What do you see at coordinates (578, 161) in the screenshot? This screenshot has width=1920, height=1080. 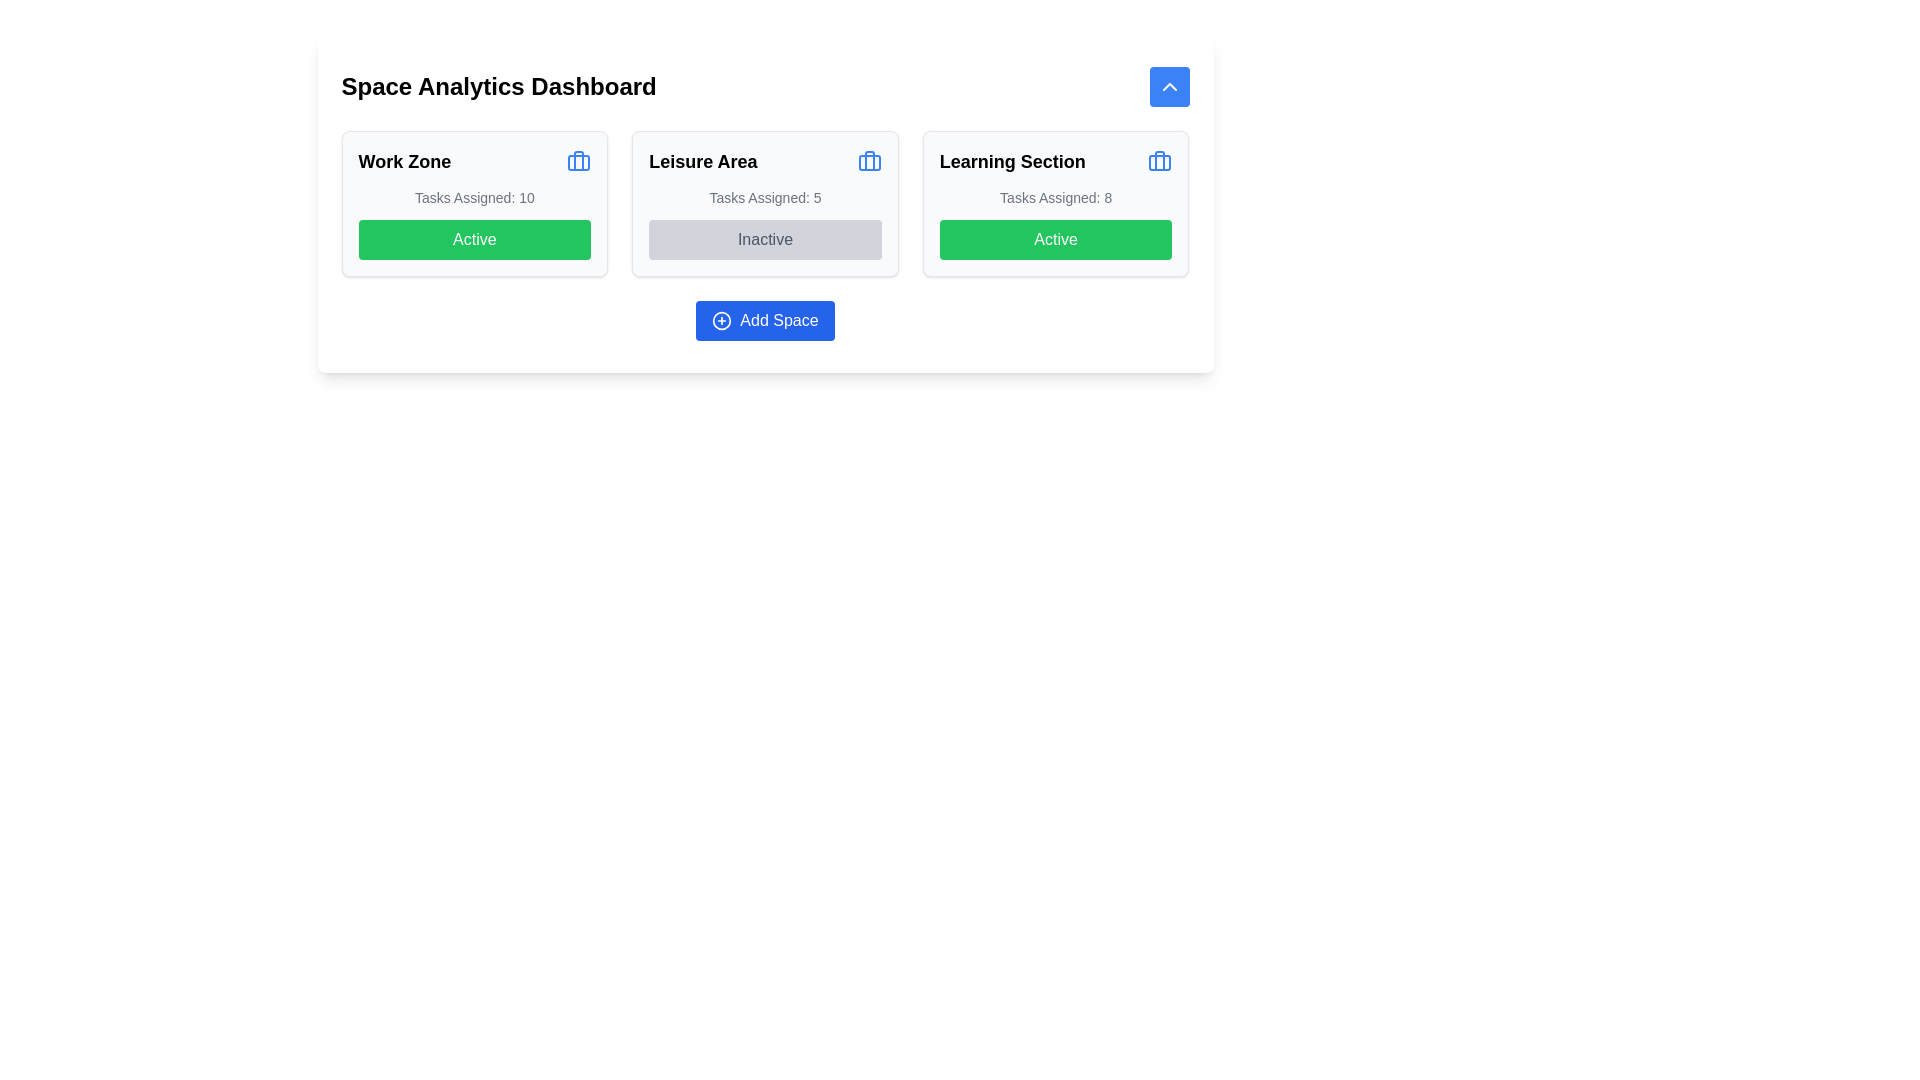 I see `the rectangular component inside the briefcase icon located at the top right of the 'Work Zone' card in the dashboard` at bounding box center [578, 161].